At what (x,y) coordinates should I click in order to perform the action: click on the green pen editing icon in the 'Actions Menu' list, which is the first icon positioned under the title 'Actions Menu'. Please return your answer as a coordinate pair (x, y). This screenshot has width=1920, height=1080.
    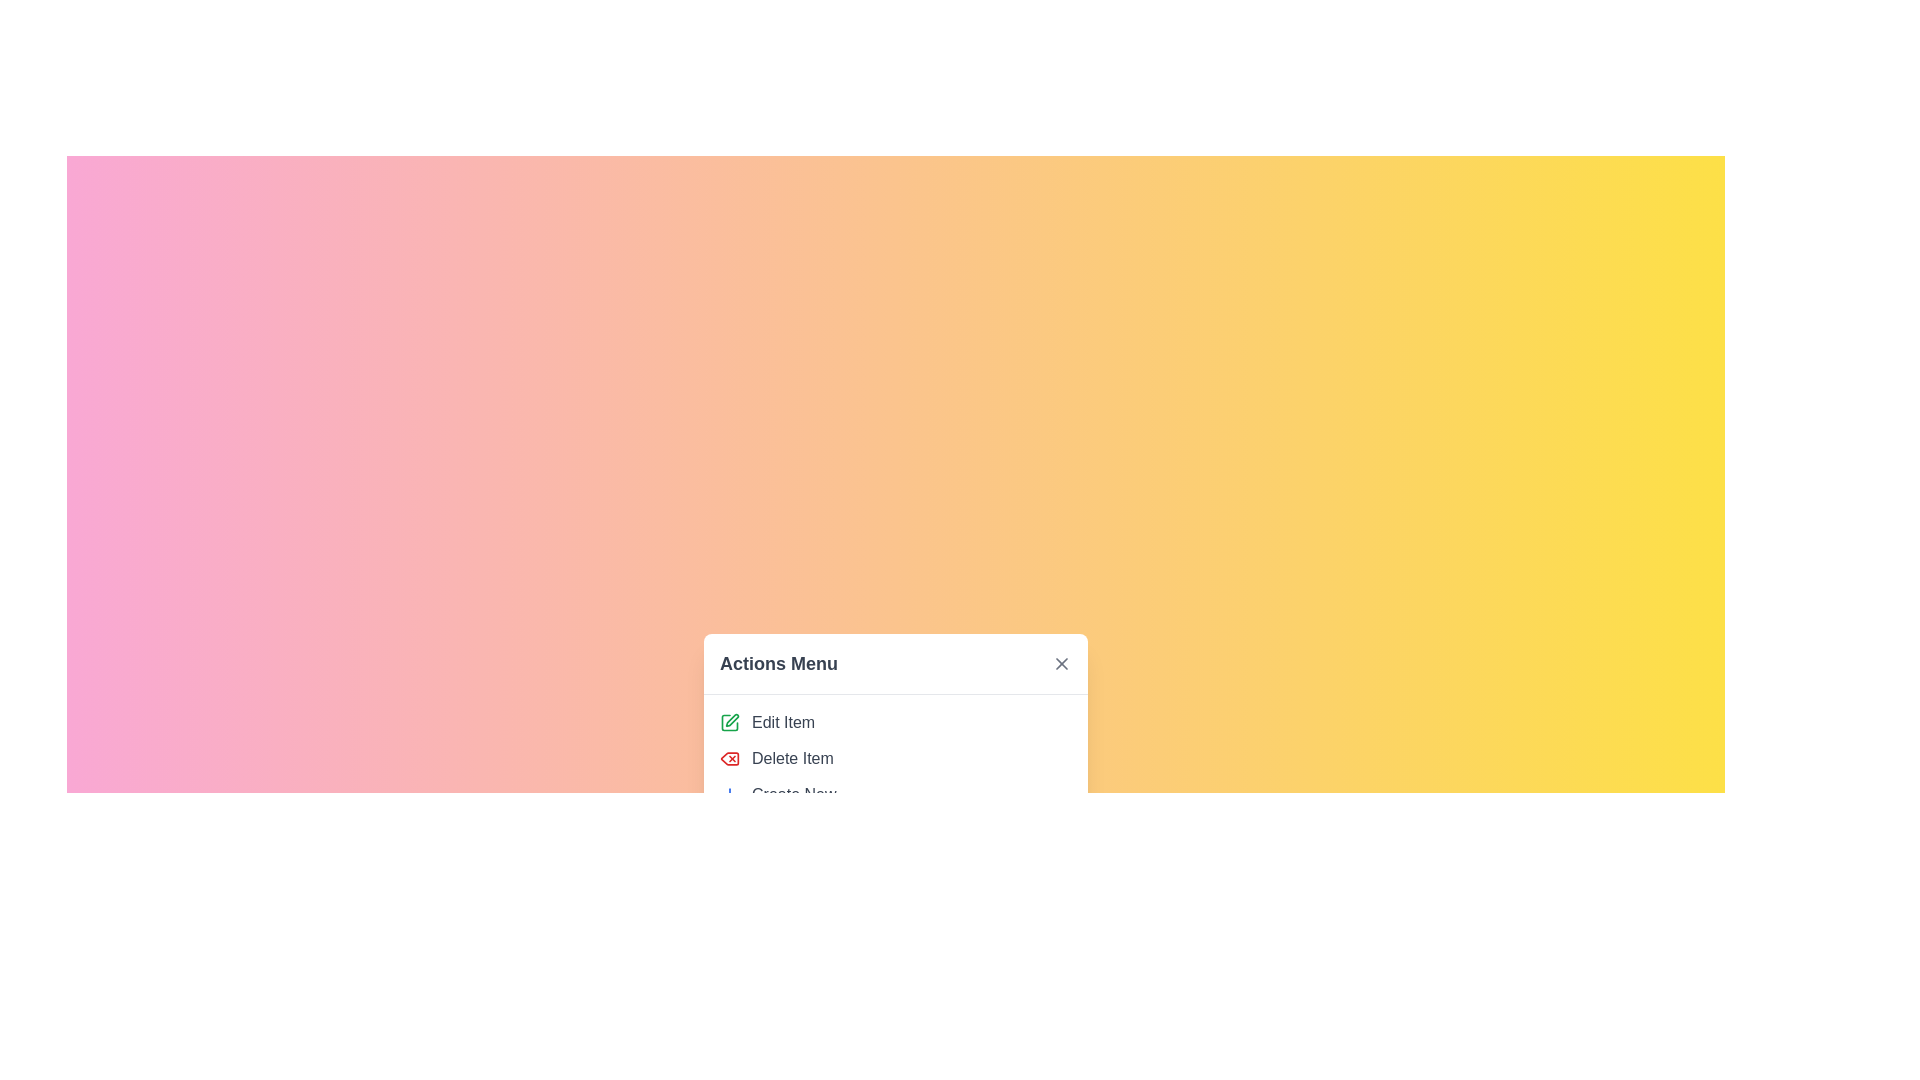
    Looking at the image, I should click on (731, 720).